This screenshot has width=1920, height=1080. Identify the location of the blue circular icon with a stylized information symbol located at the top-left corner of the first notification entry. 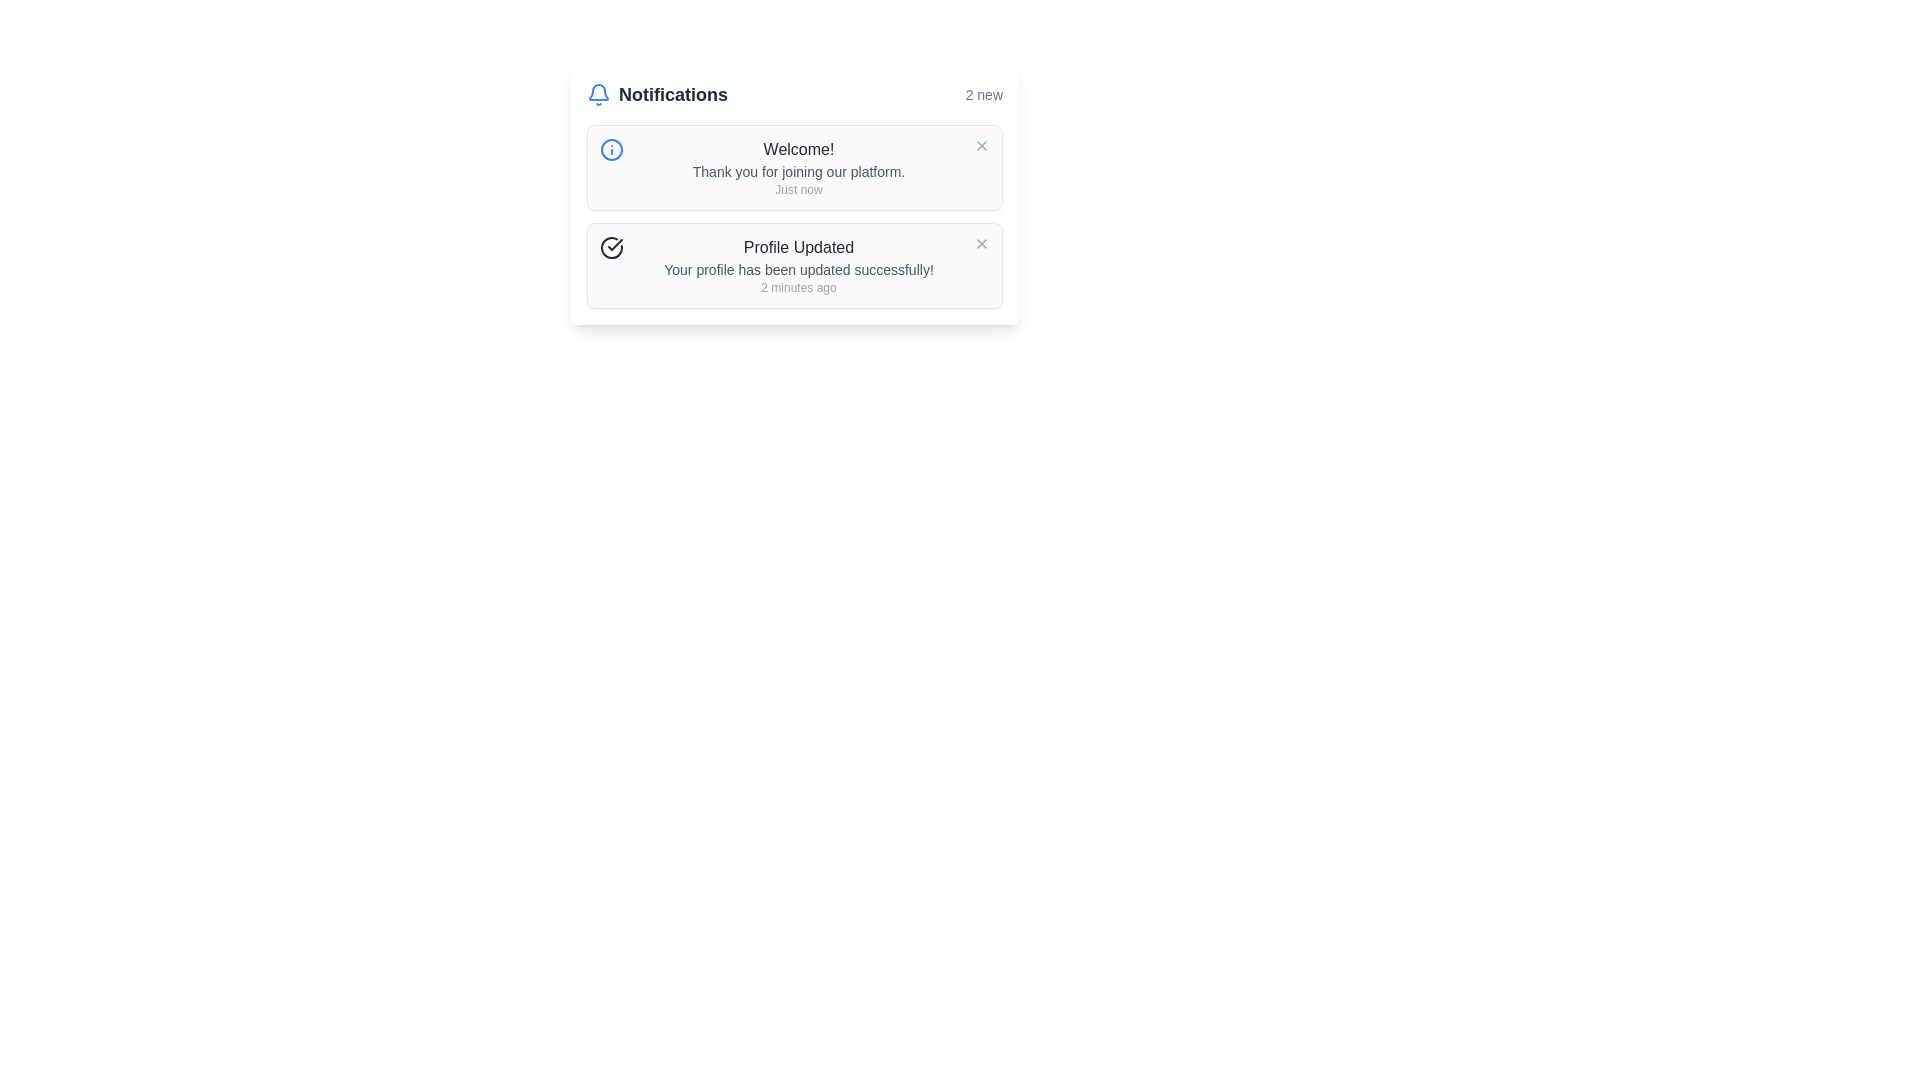
(610, 149).